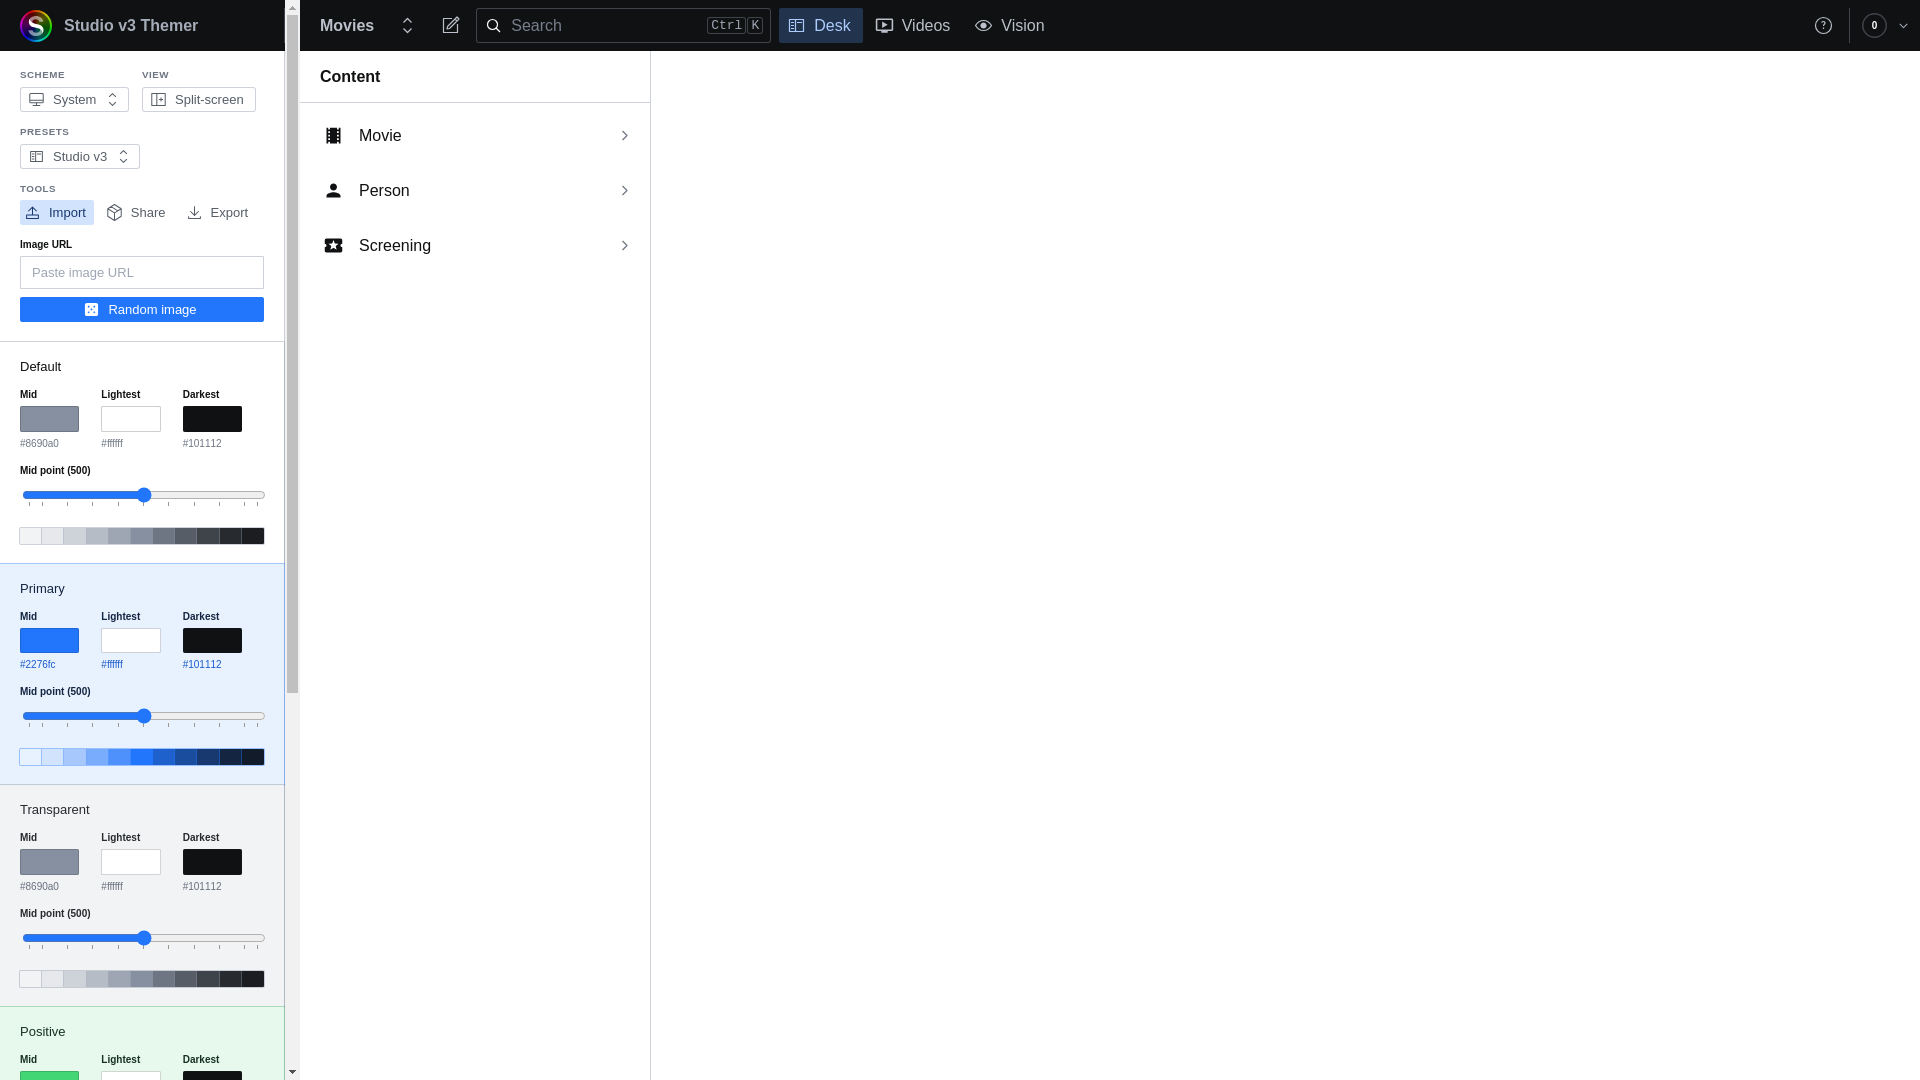  I want to click on 'Person', so click(474, 190).